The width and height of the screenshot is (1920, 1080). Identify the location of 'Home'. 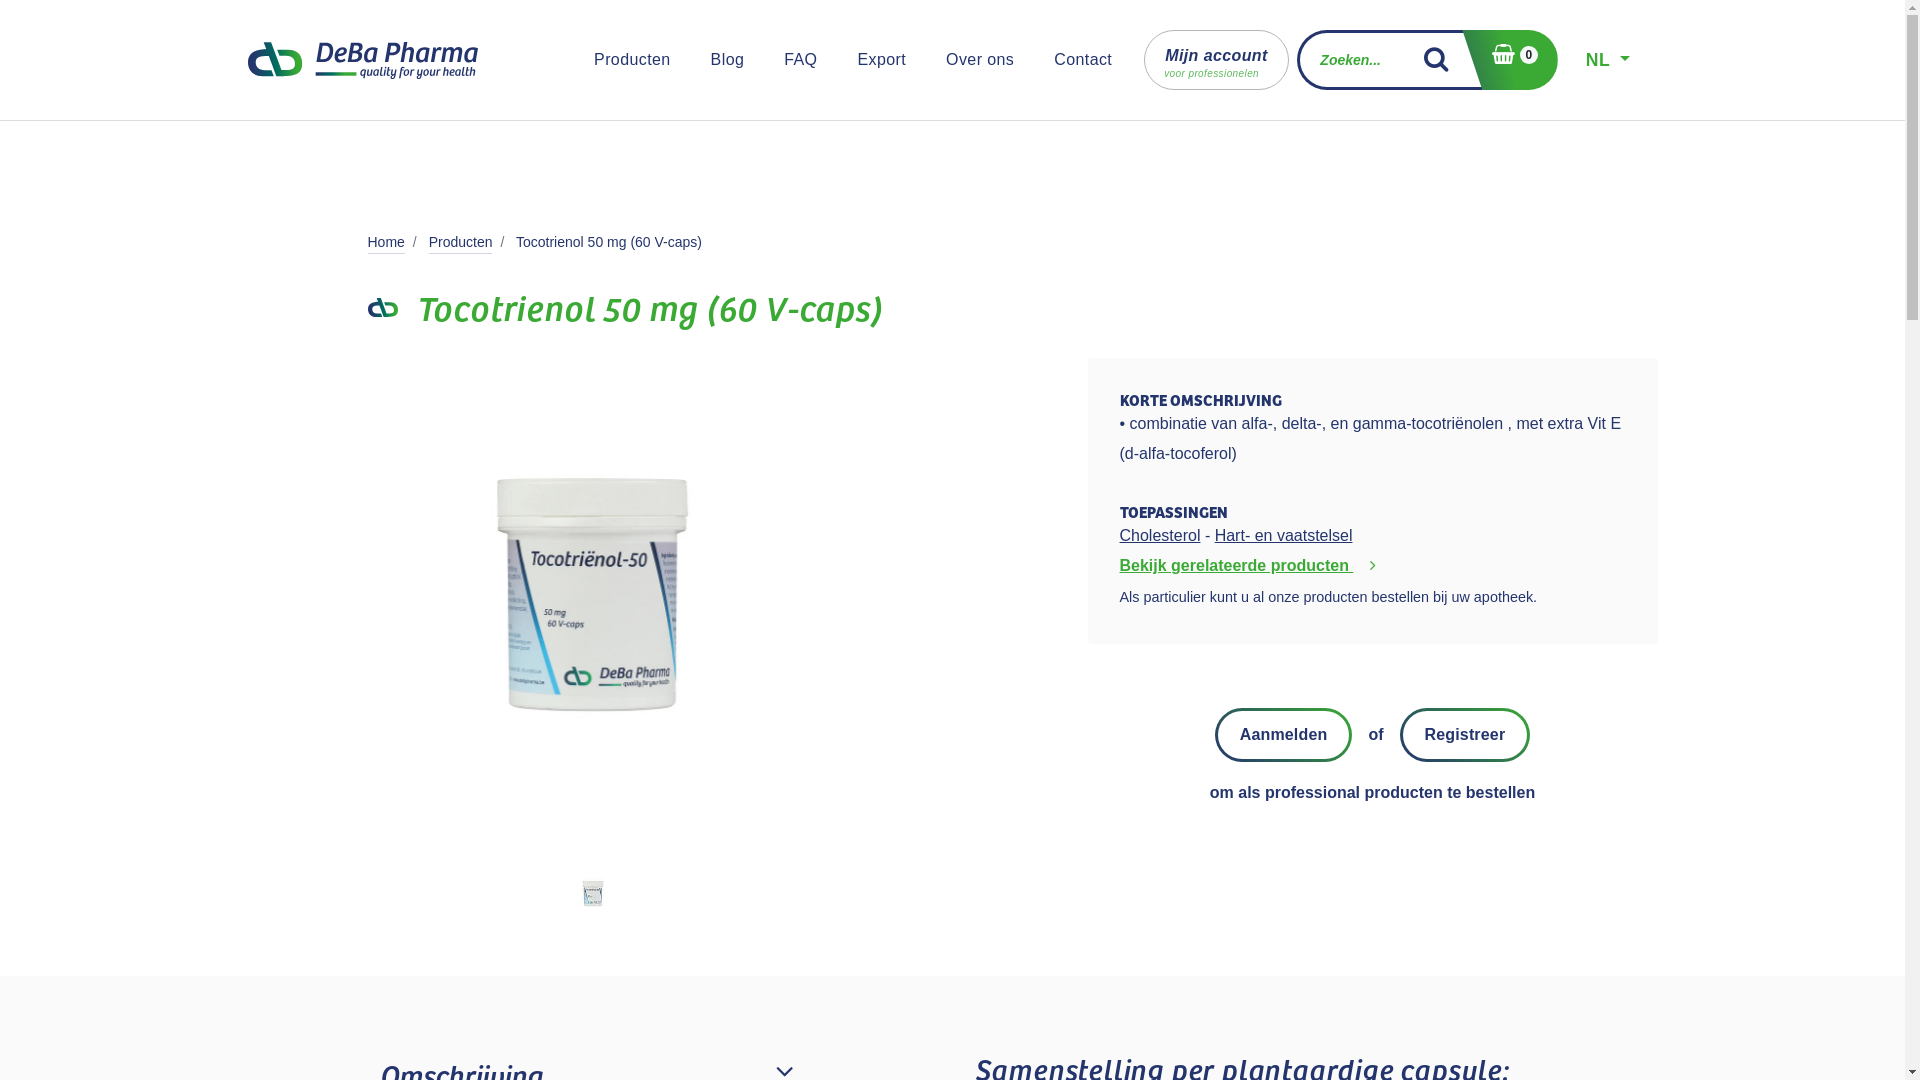
(386, 241).